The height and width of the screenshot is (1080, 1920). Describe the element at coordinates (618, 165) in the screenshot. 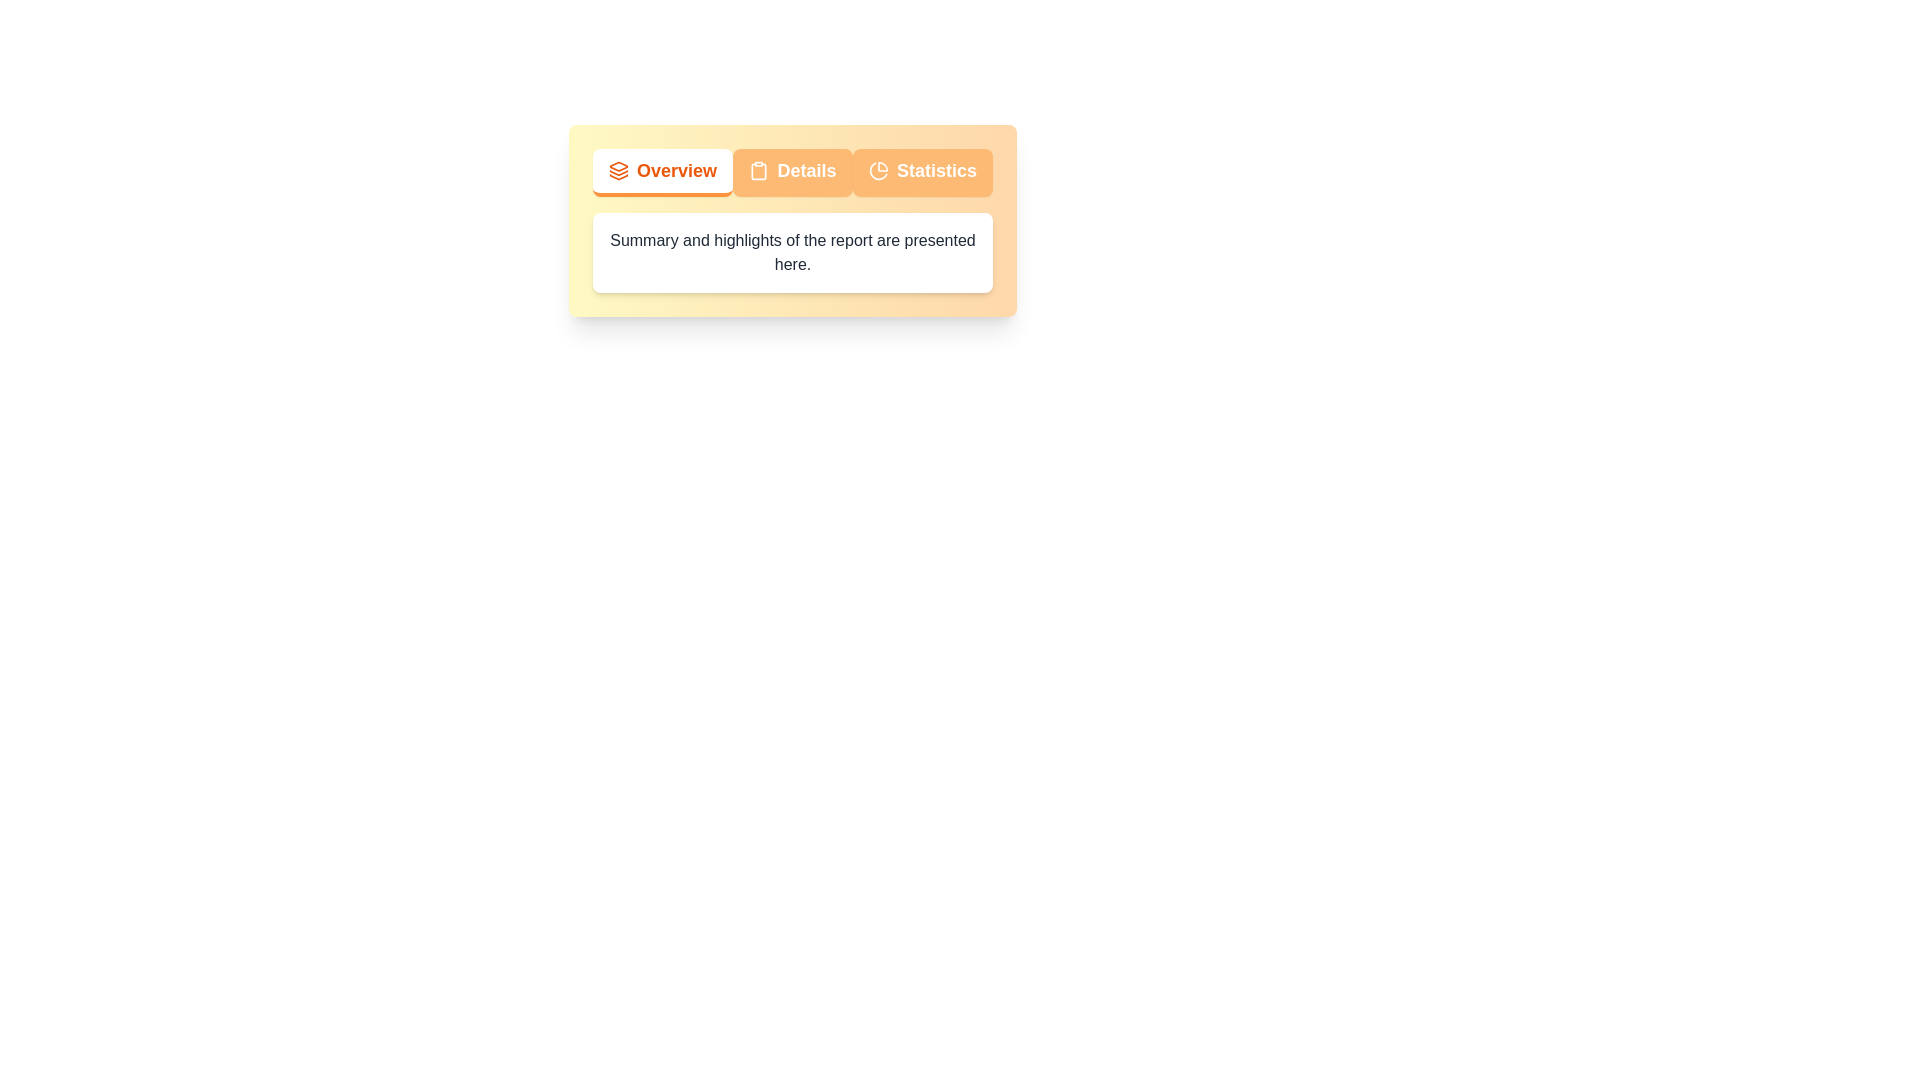

I see `the information conveyed by the topmost triangular layer of the SVG-based icon located beside the 'Overview' text label` at that location.